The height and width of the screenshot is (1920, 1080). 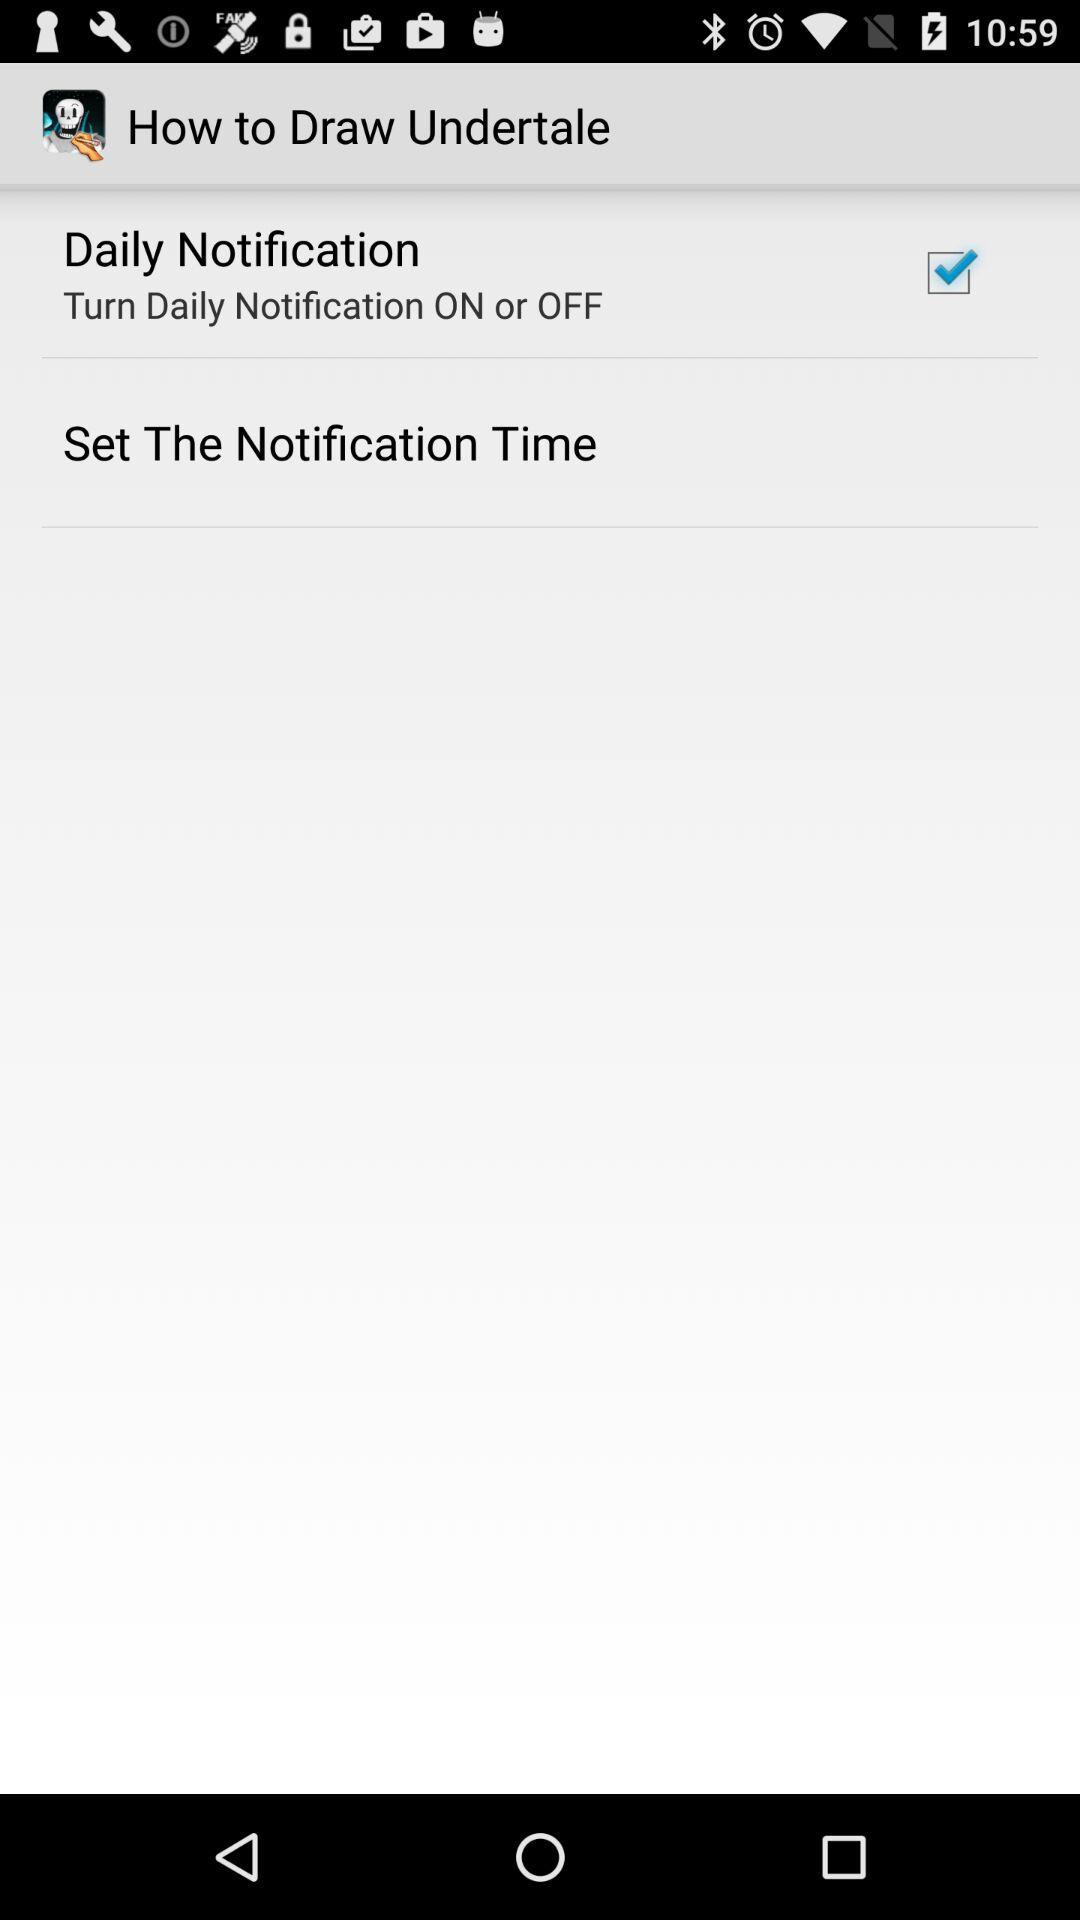 What do you see at coordinates (329, 441) in the screenshot?
I see `set the notification icon` at bounding box center [329, 441].